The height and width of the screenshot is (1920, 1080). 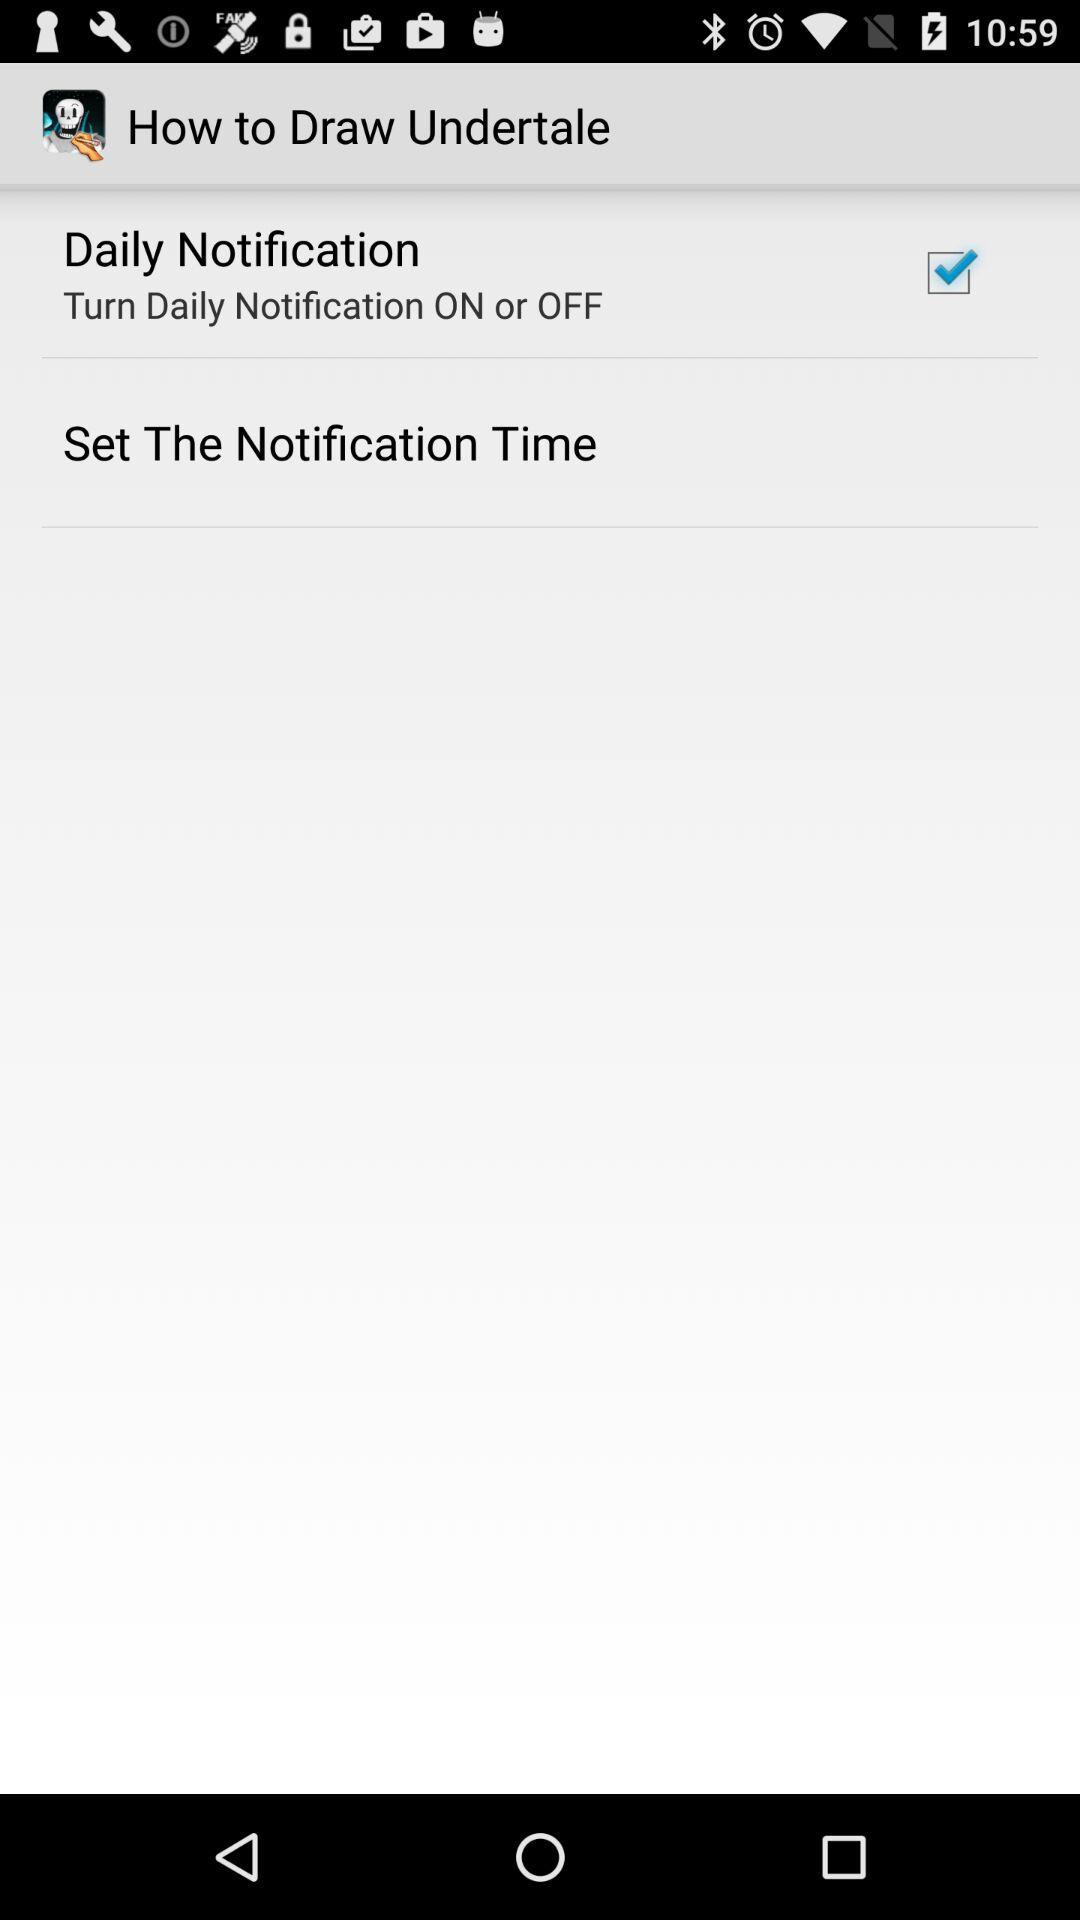 What do you see at coordinates (329, 441) in the screenshot?
I see `set the notification icon` at bounding box center [329, 441].